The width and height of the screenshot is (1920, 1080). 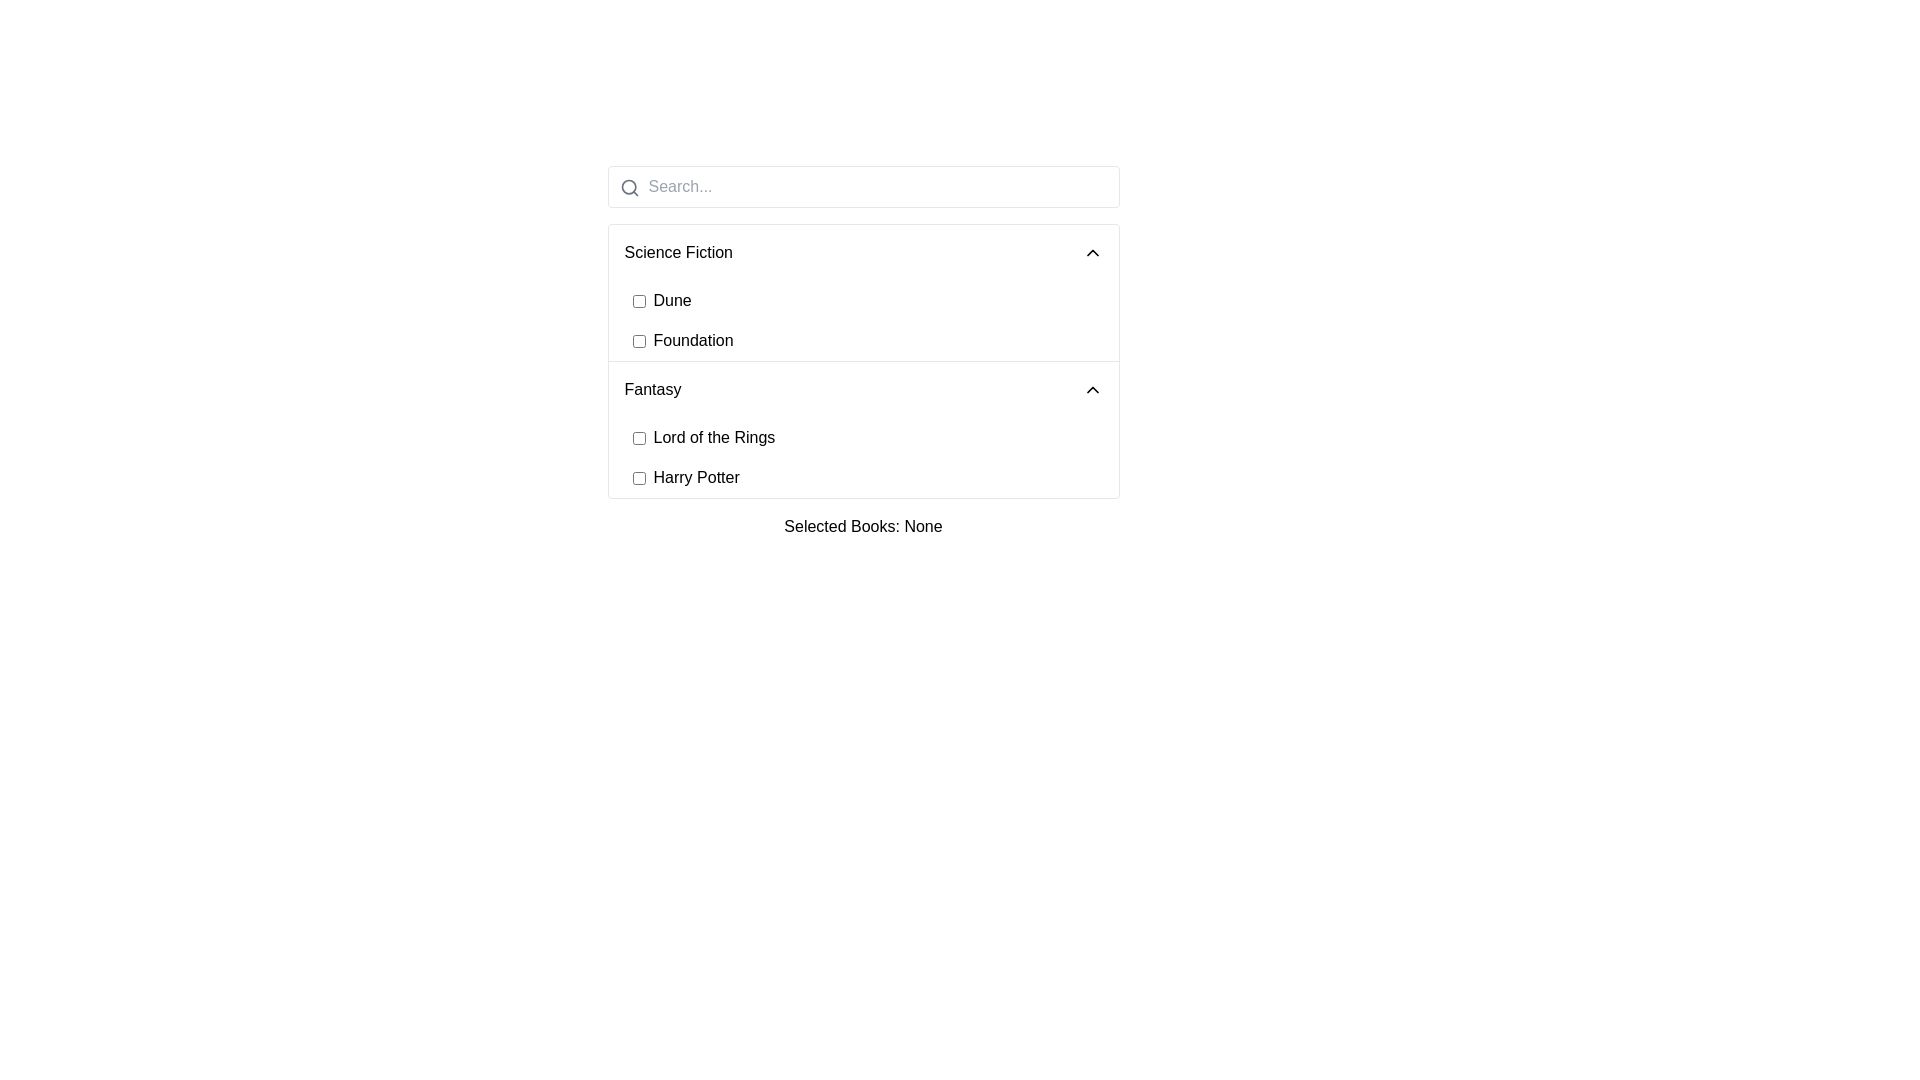 I want to click on the checkbox located next to the text 'Foundation' in the 'Science Fiction' section, so click(x=637, y=339).